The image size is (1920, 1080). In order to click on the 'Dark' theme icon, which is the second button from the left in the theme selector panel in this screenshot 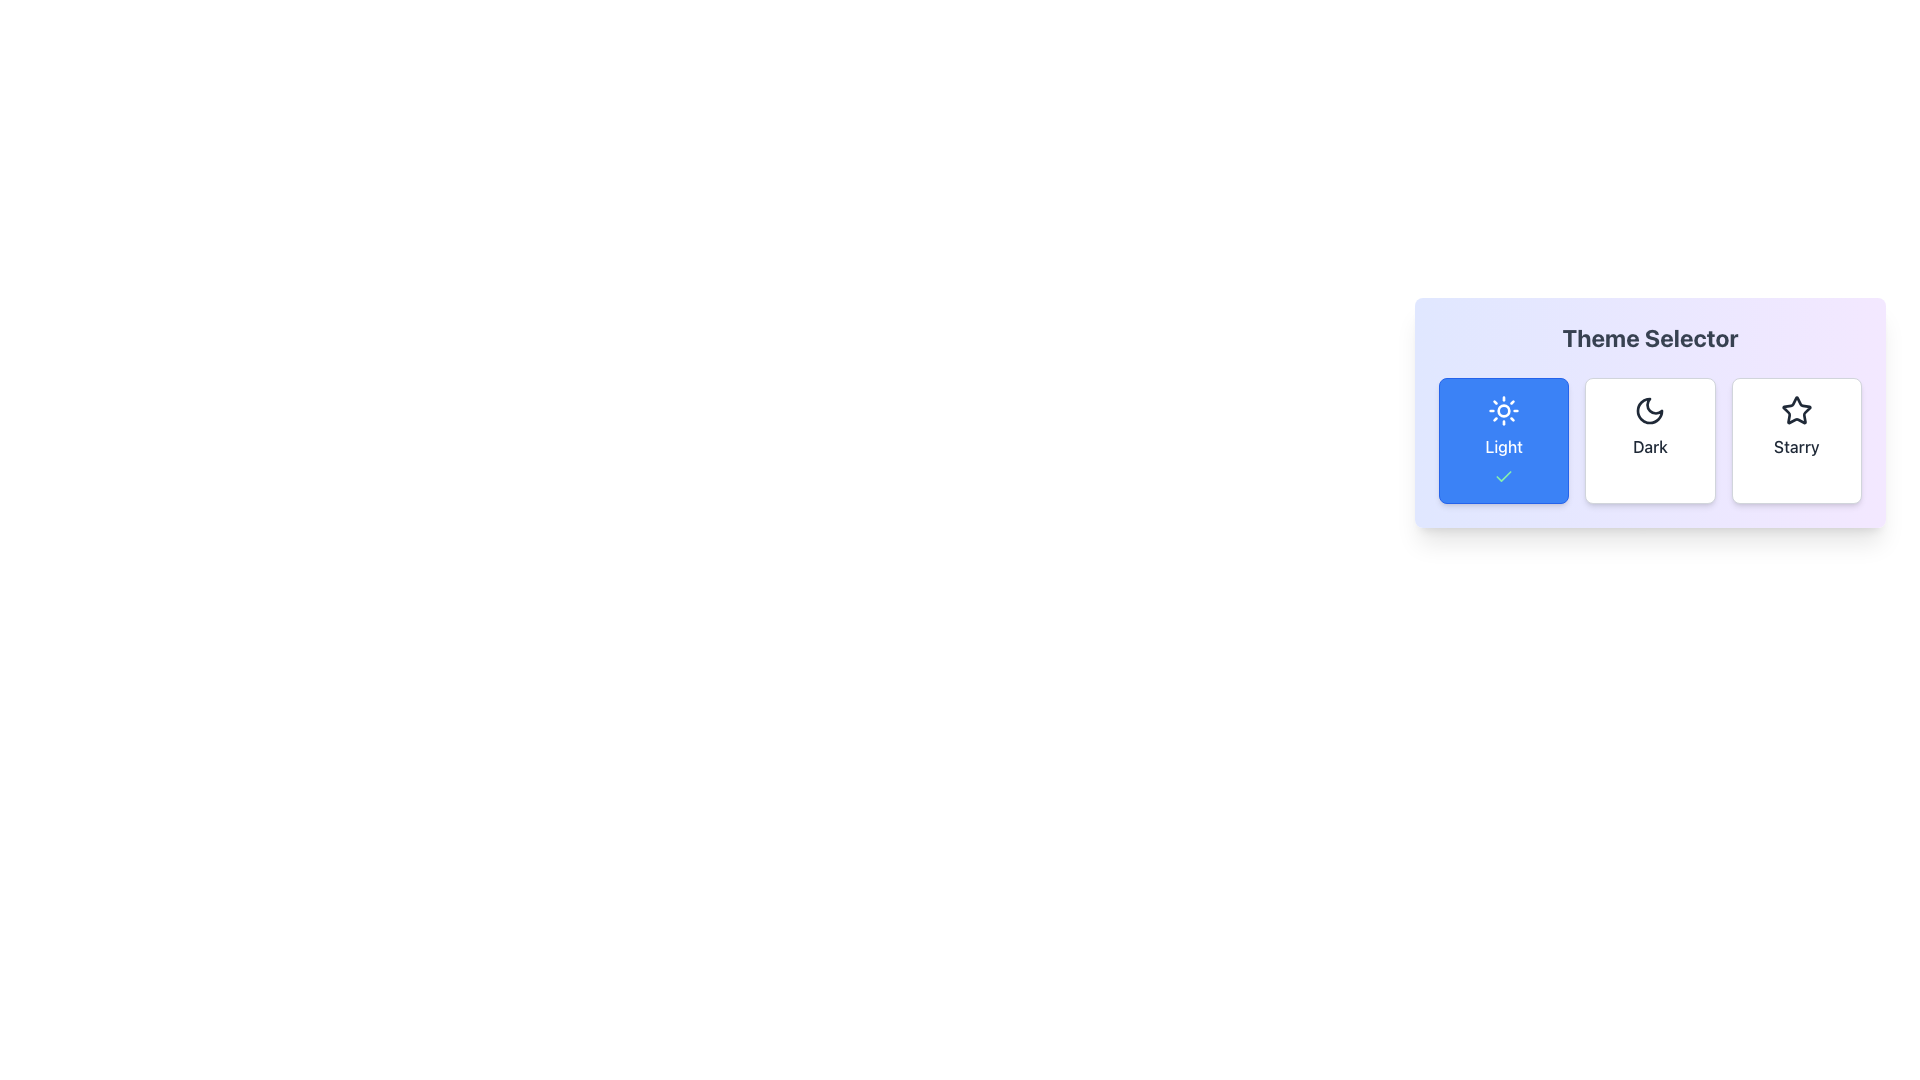, I will do `click(1650, 410)`.